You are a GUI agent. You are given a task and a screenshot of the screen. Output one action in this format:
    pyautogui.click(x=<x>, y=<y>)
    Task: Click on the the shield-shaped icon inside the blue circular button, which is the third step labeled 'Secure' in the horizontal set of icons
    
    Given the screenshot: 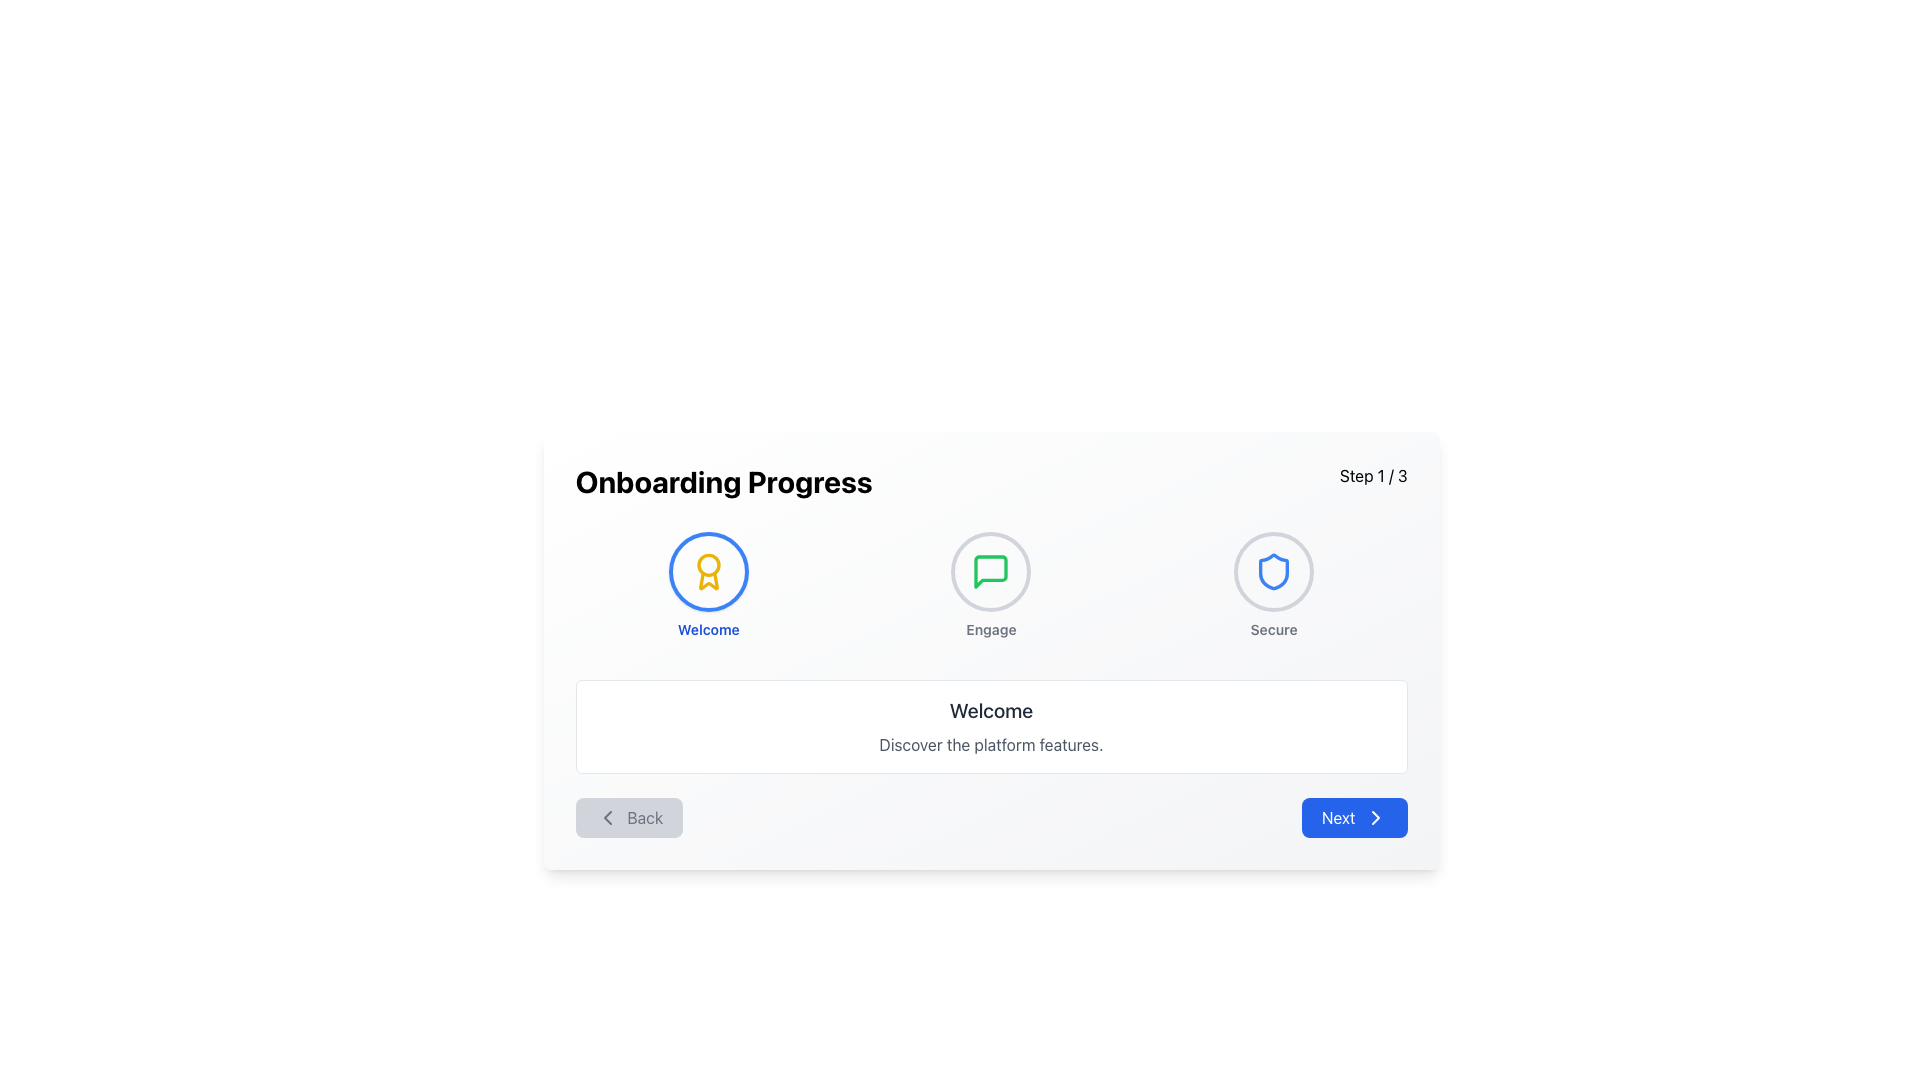 What is the action you would take?
    pyautogui.click(x=1273, y=571)
    